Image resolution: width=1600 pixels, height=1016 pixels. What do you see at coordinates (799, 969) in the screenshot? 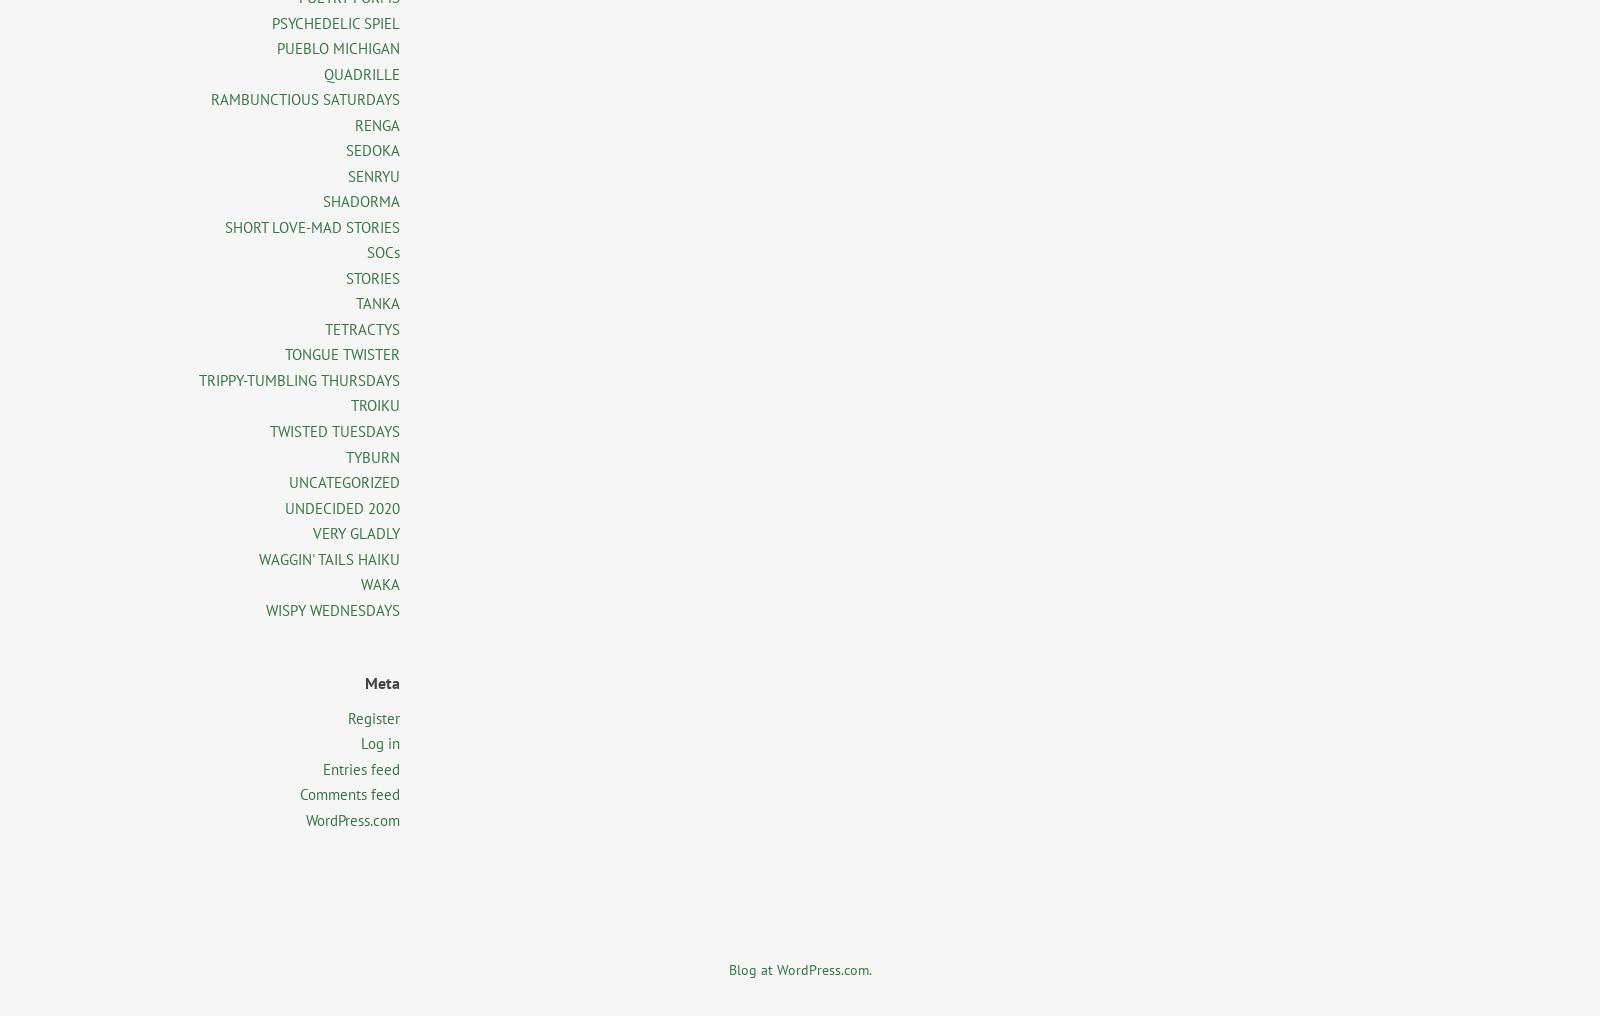
I see `'Blog at WordPress.com.'` at bounding box center [799, 969].